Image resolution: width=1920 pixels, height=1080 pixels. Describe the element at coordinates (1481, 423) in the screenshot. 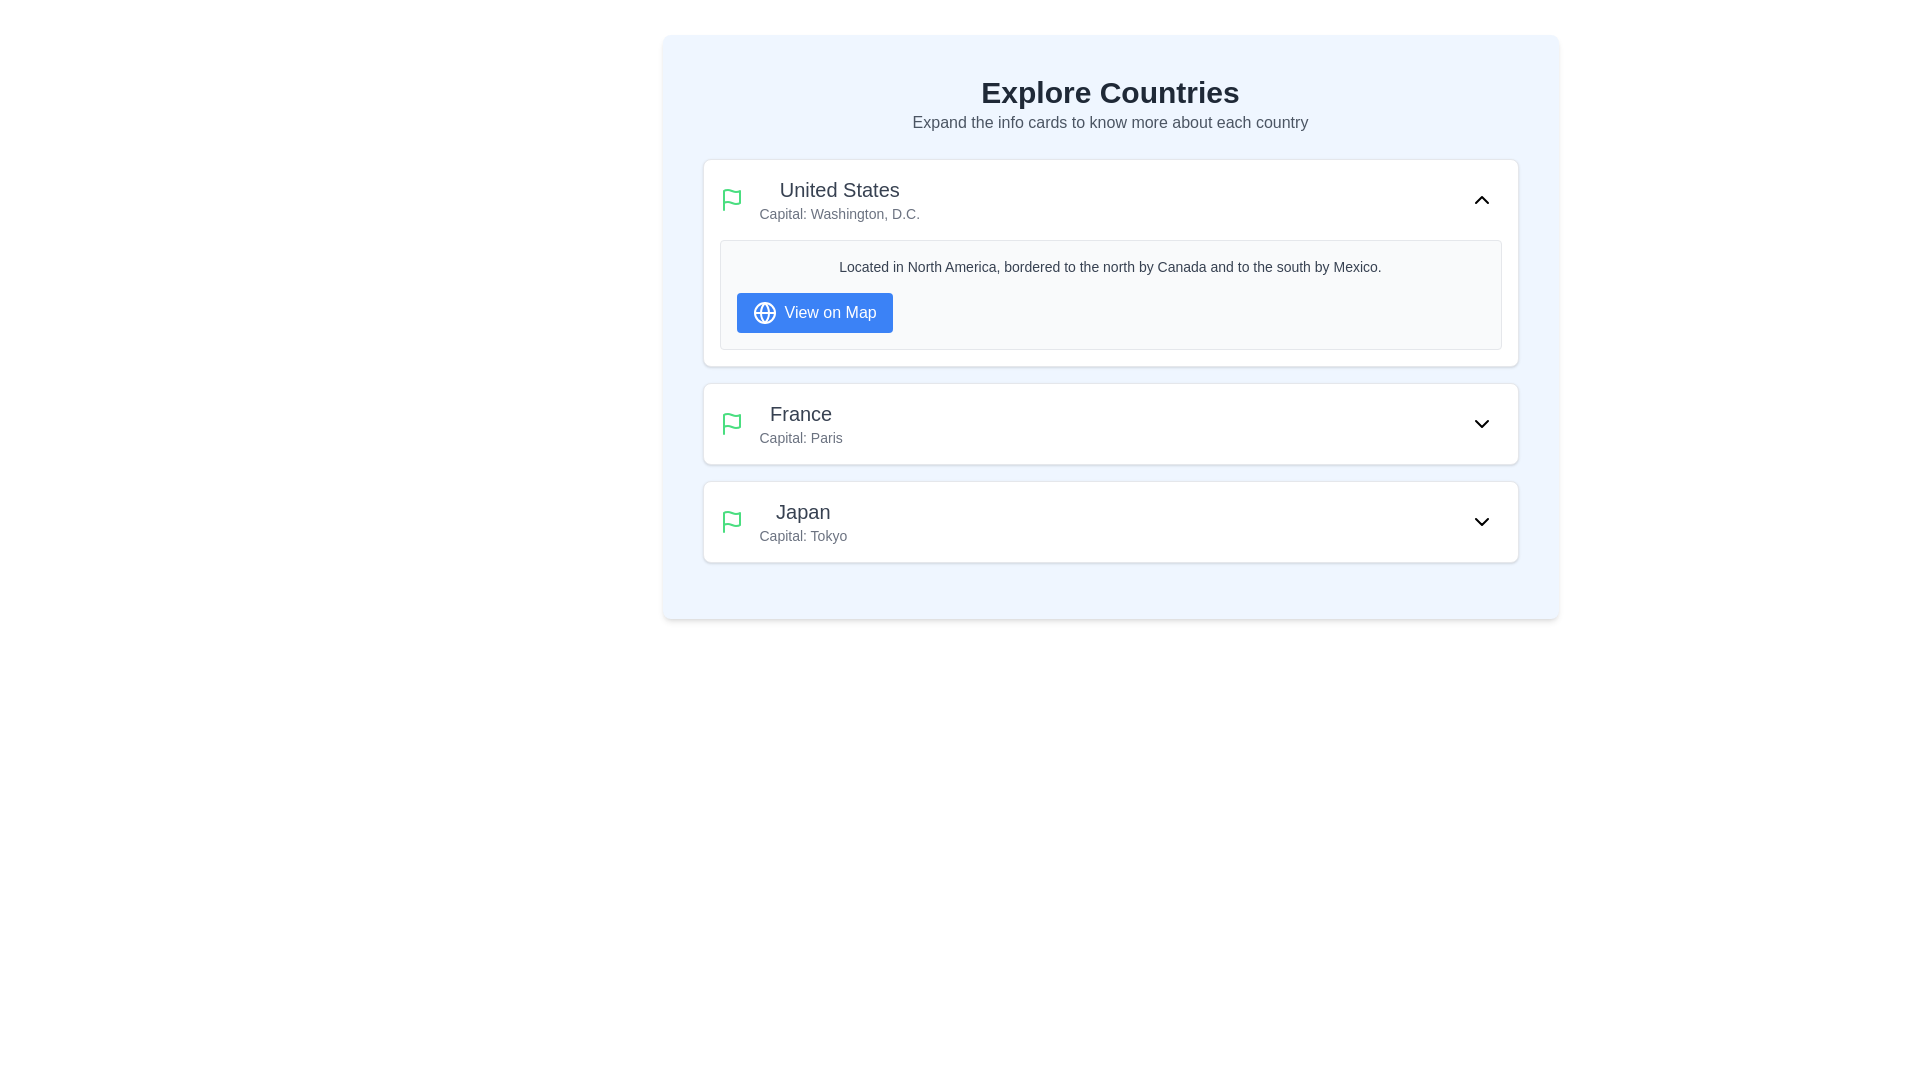

I see `the Dropdown toggle button with a downward-pointing chevron icon located at the right end of the 'France' list item, following the text 'Capital: Paris'` at that location.